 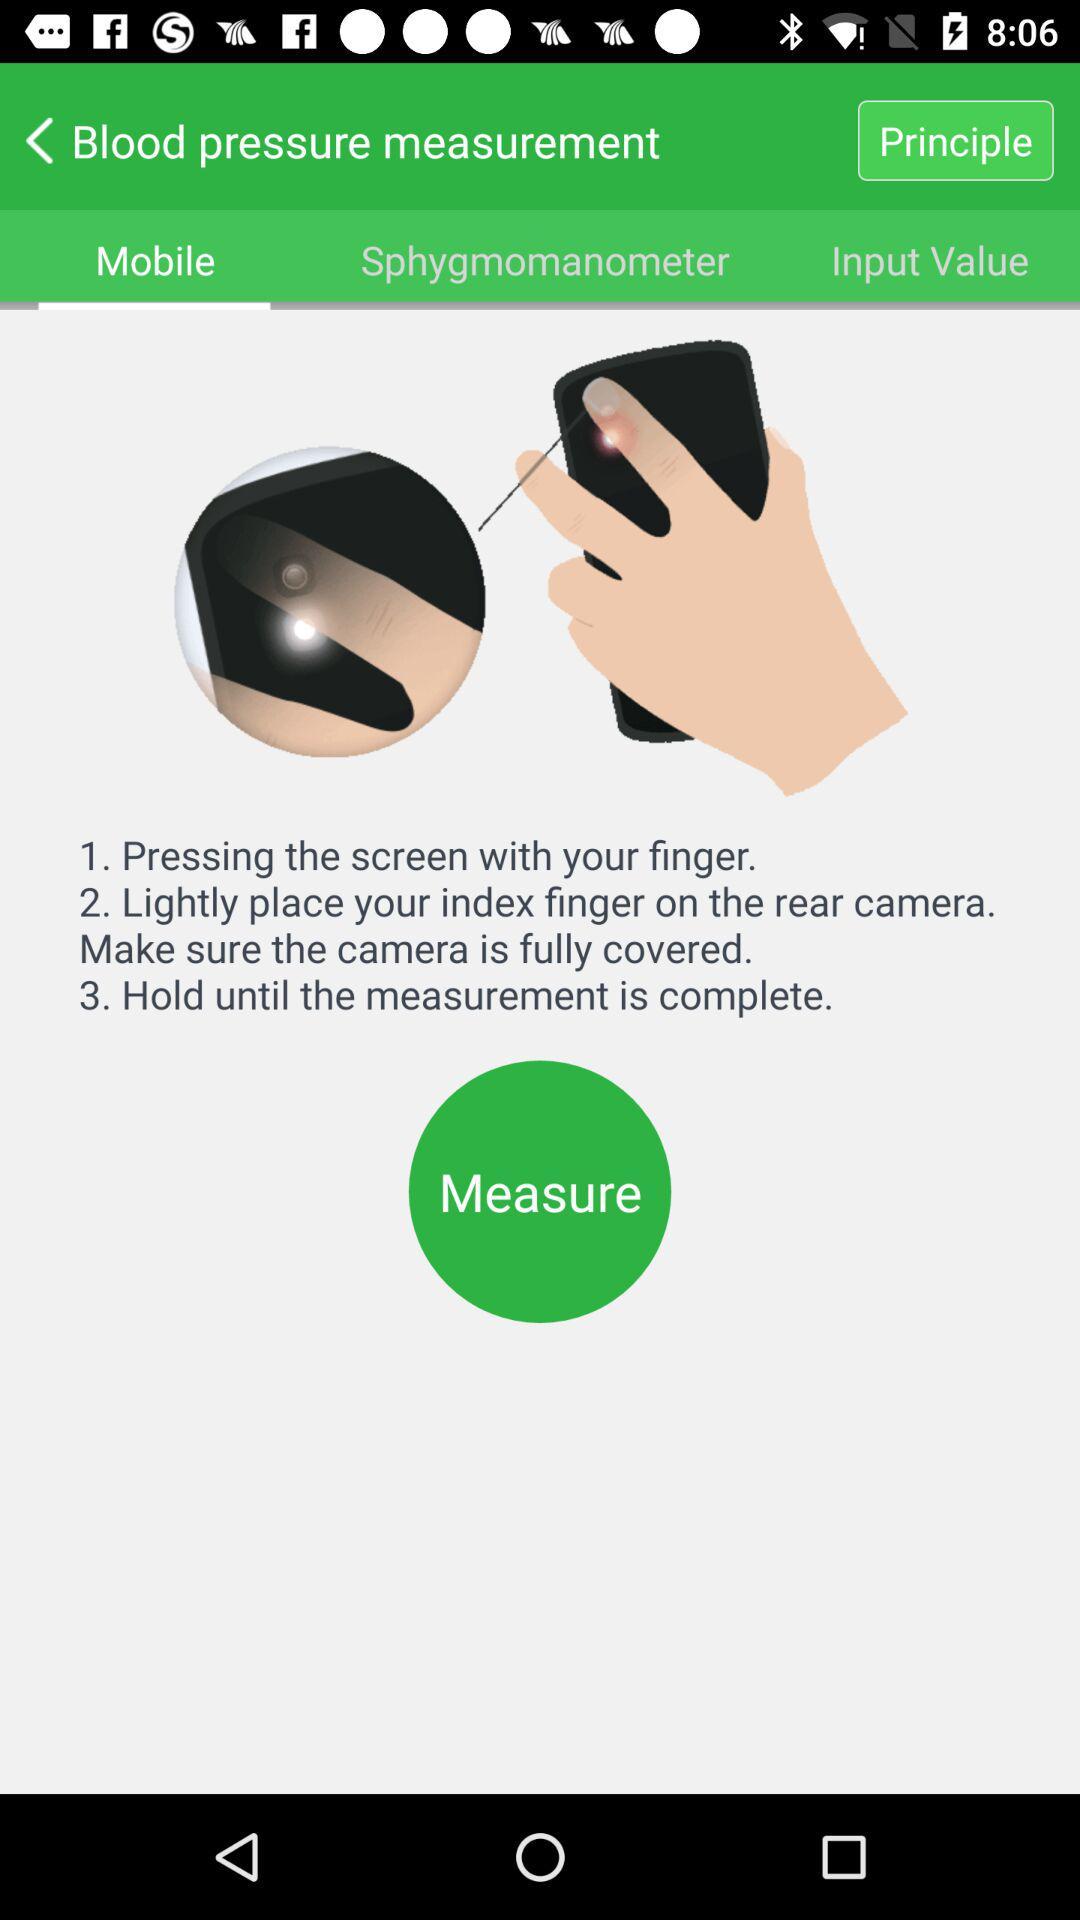 What do you see at coordinates (545, 258) in the screenshot?
I see `the icon to the right of mobile item` at bounding box center [545, 258].